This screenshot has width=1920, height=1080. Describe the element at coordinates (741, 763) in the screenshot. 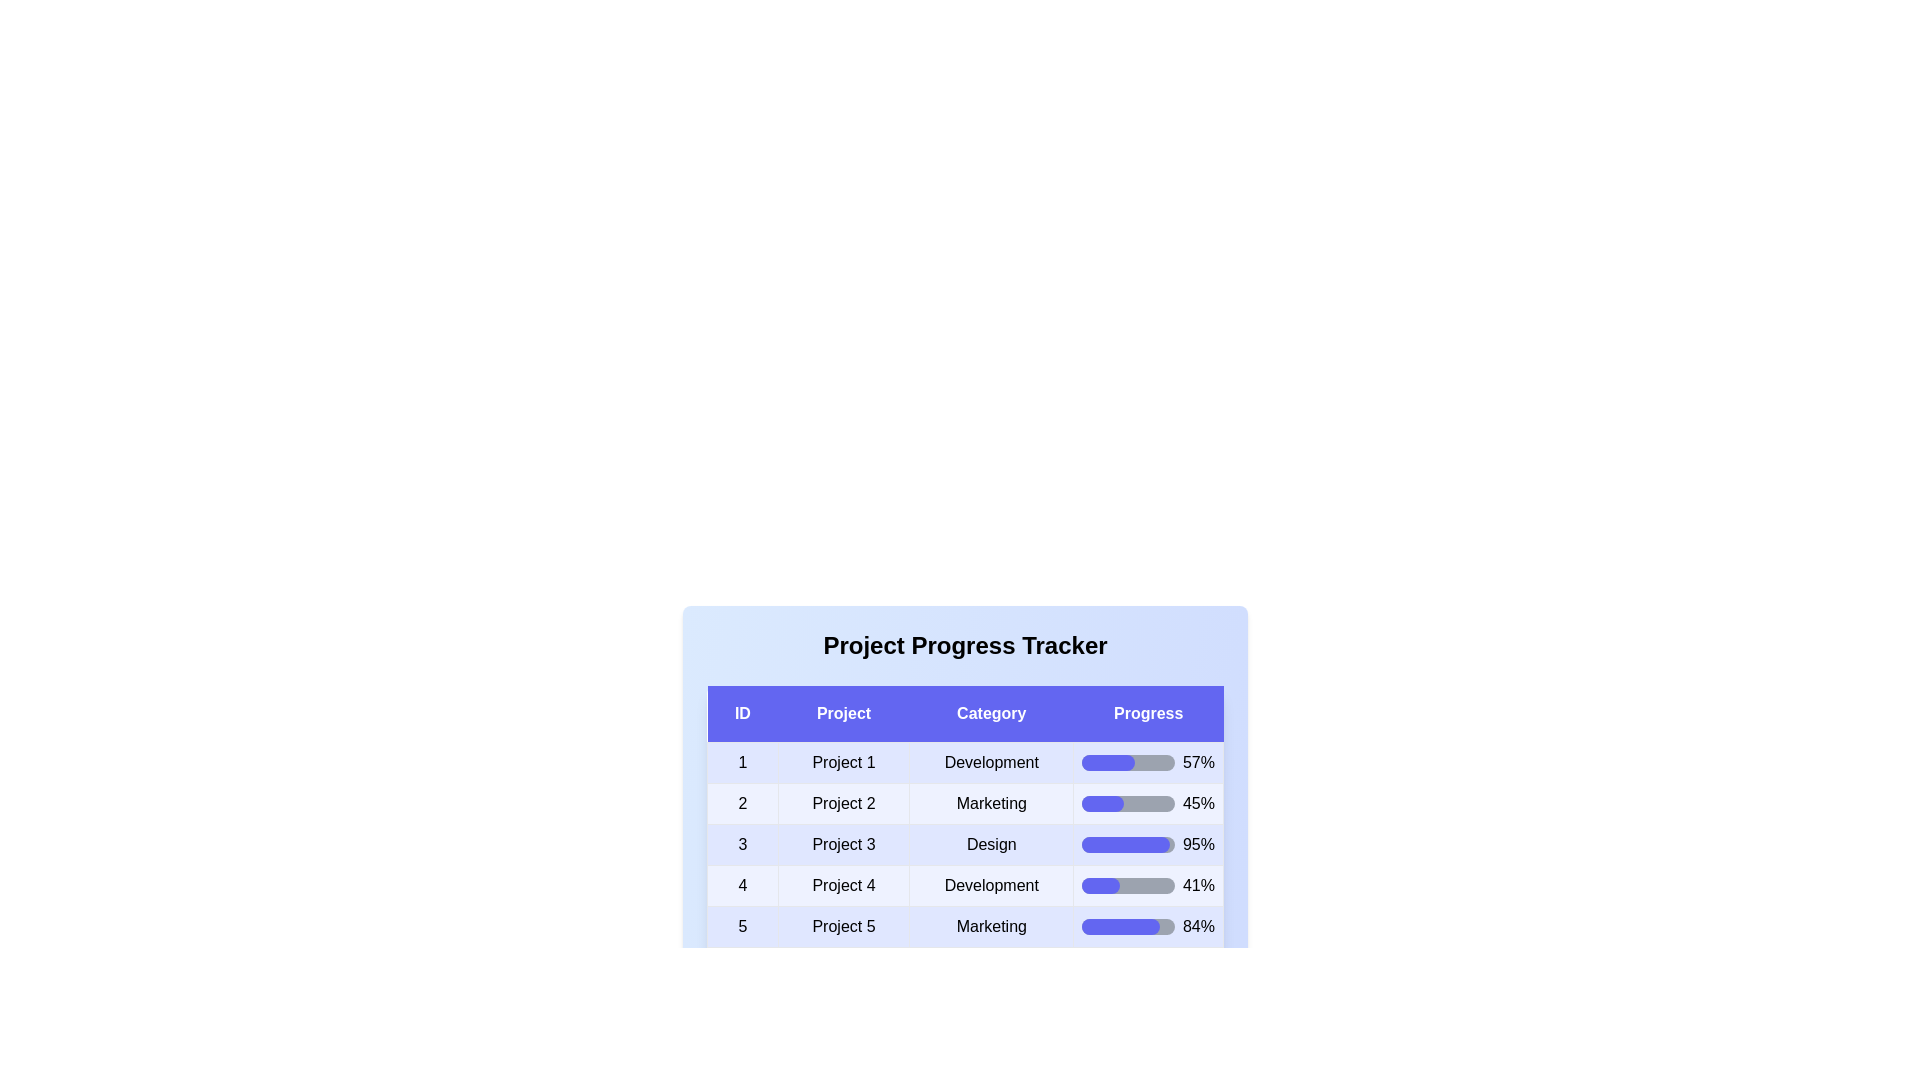

I see `the cell corresponding to project ID 1 and category 'Development'` at that location.